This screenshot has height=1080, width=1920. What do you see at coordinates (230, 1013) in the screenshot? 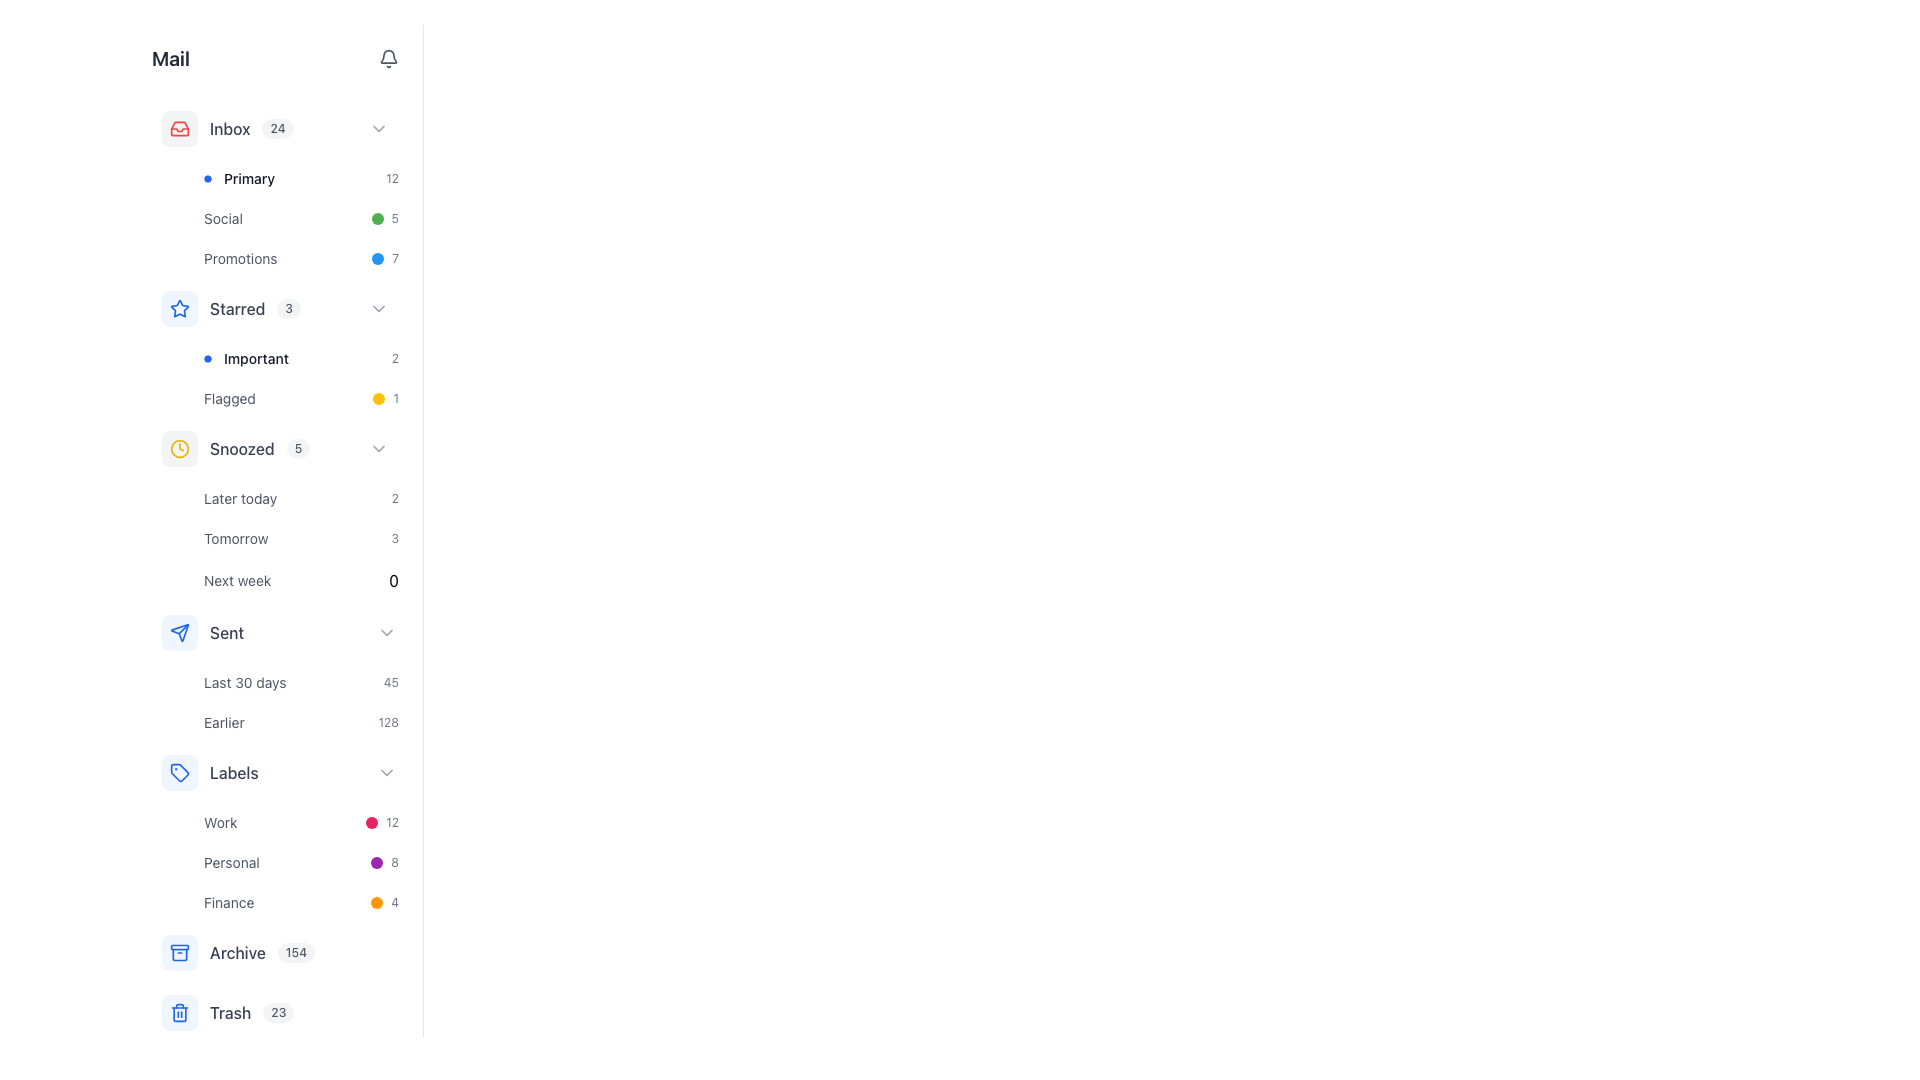
I see `on the 'Trash' text label located in the bottom-left section of the vertical email navigation panel` at bounding box center [230, 1013].